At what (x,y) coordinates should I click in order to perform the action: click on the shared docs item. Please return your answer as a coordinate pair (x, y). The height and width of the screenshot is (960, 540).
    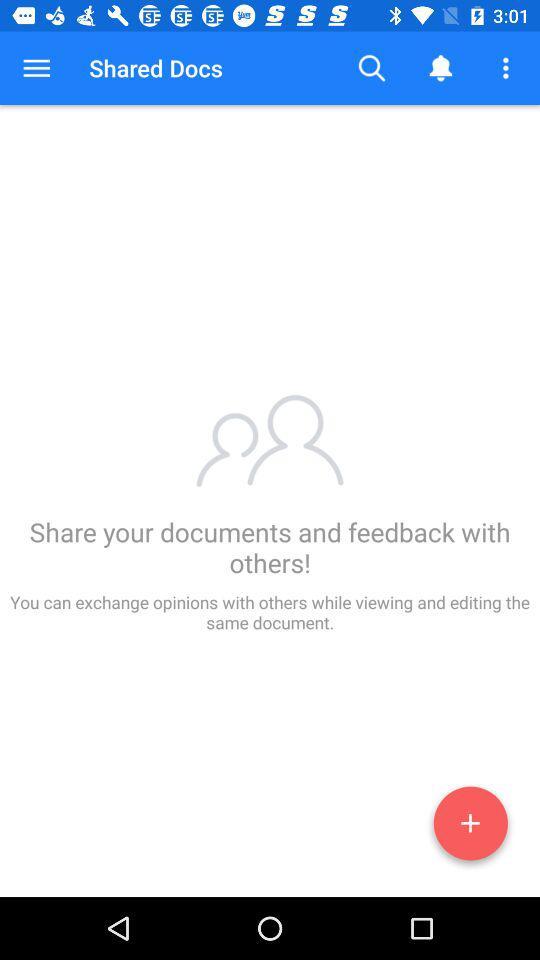
    Looking at the image, I should click on (155, 68).